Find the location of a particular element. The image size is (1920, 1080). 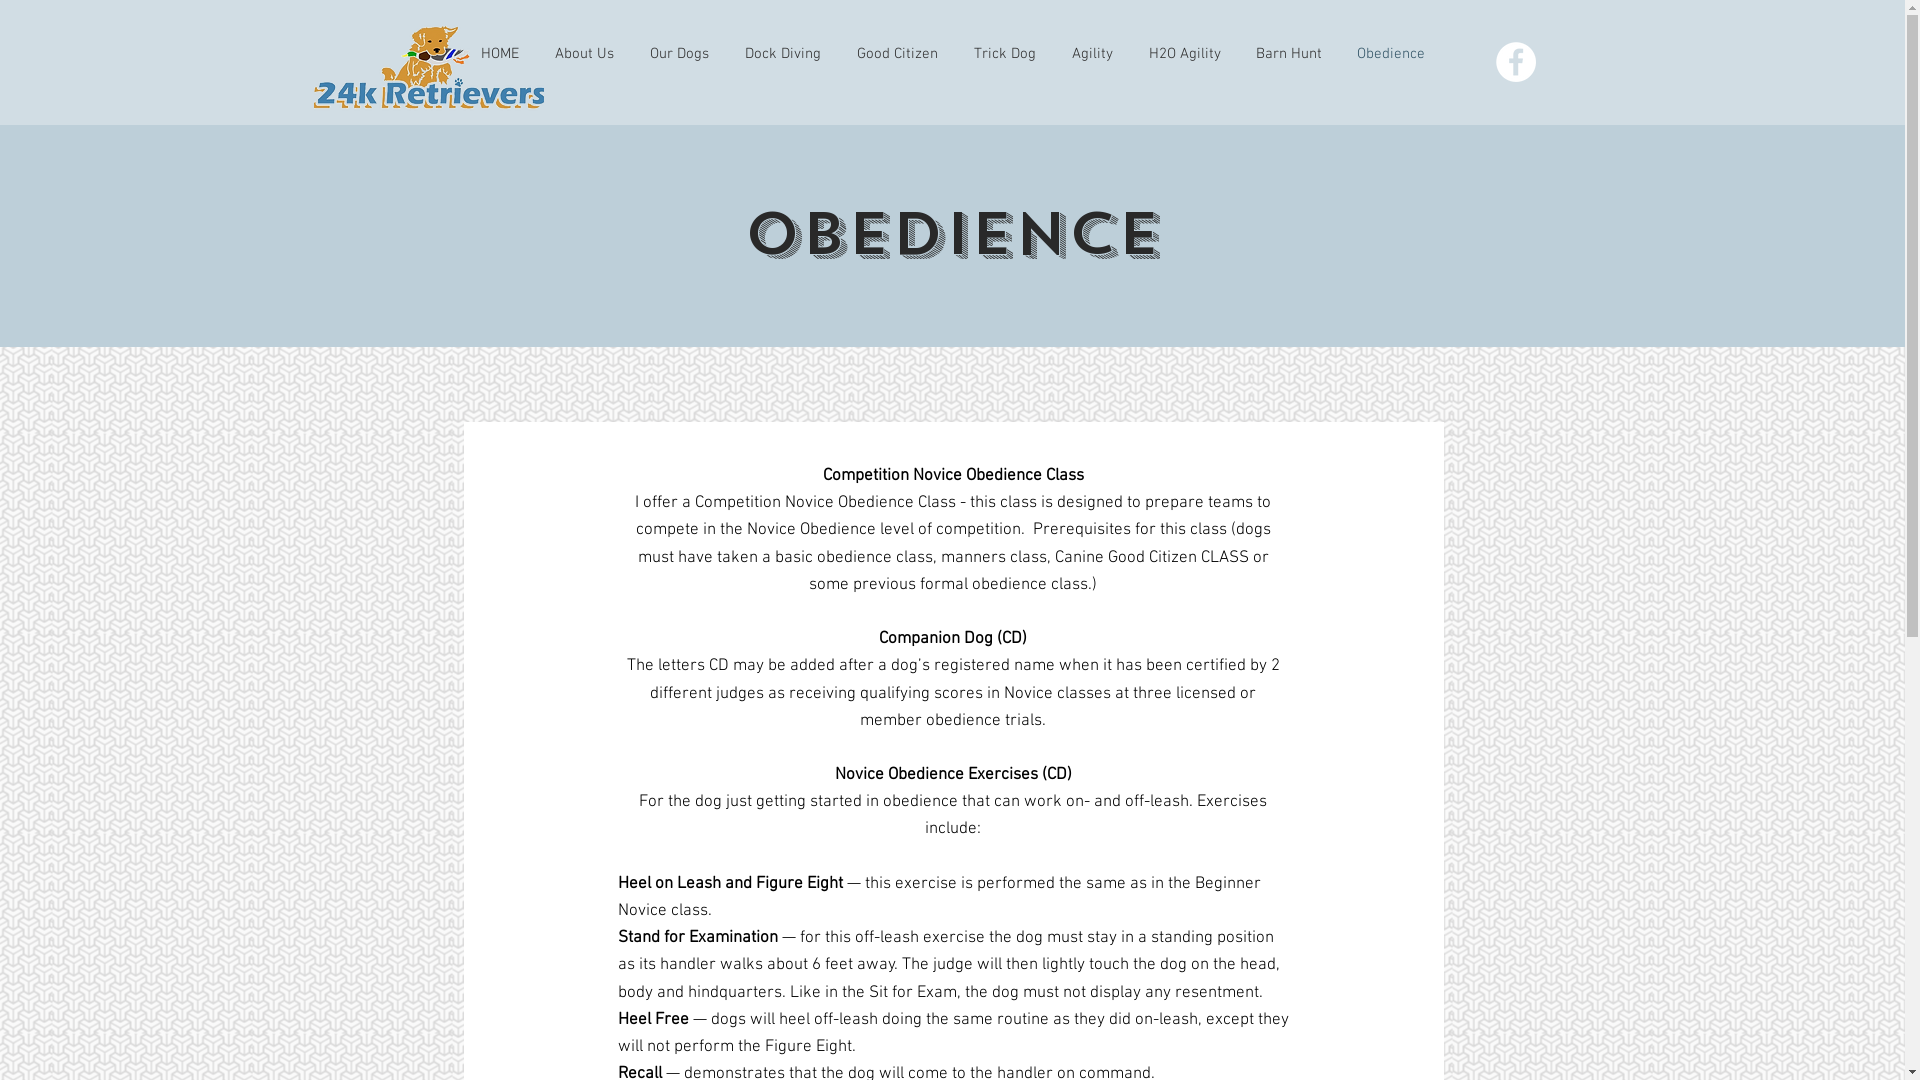

'Trick Dog' is located at coordinates (1004, 53).